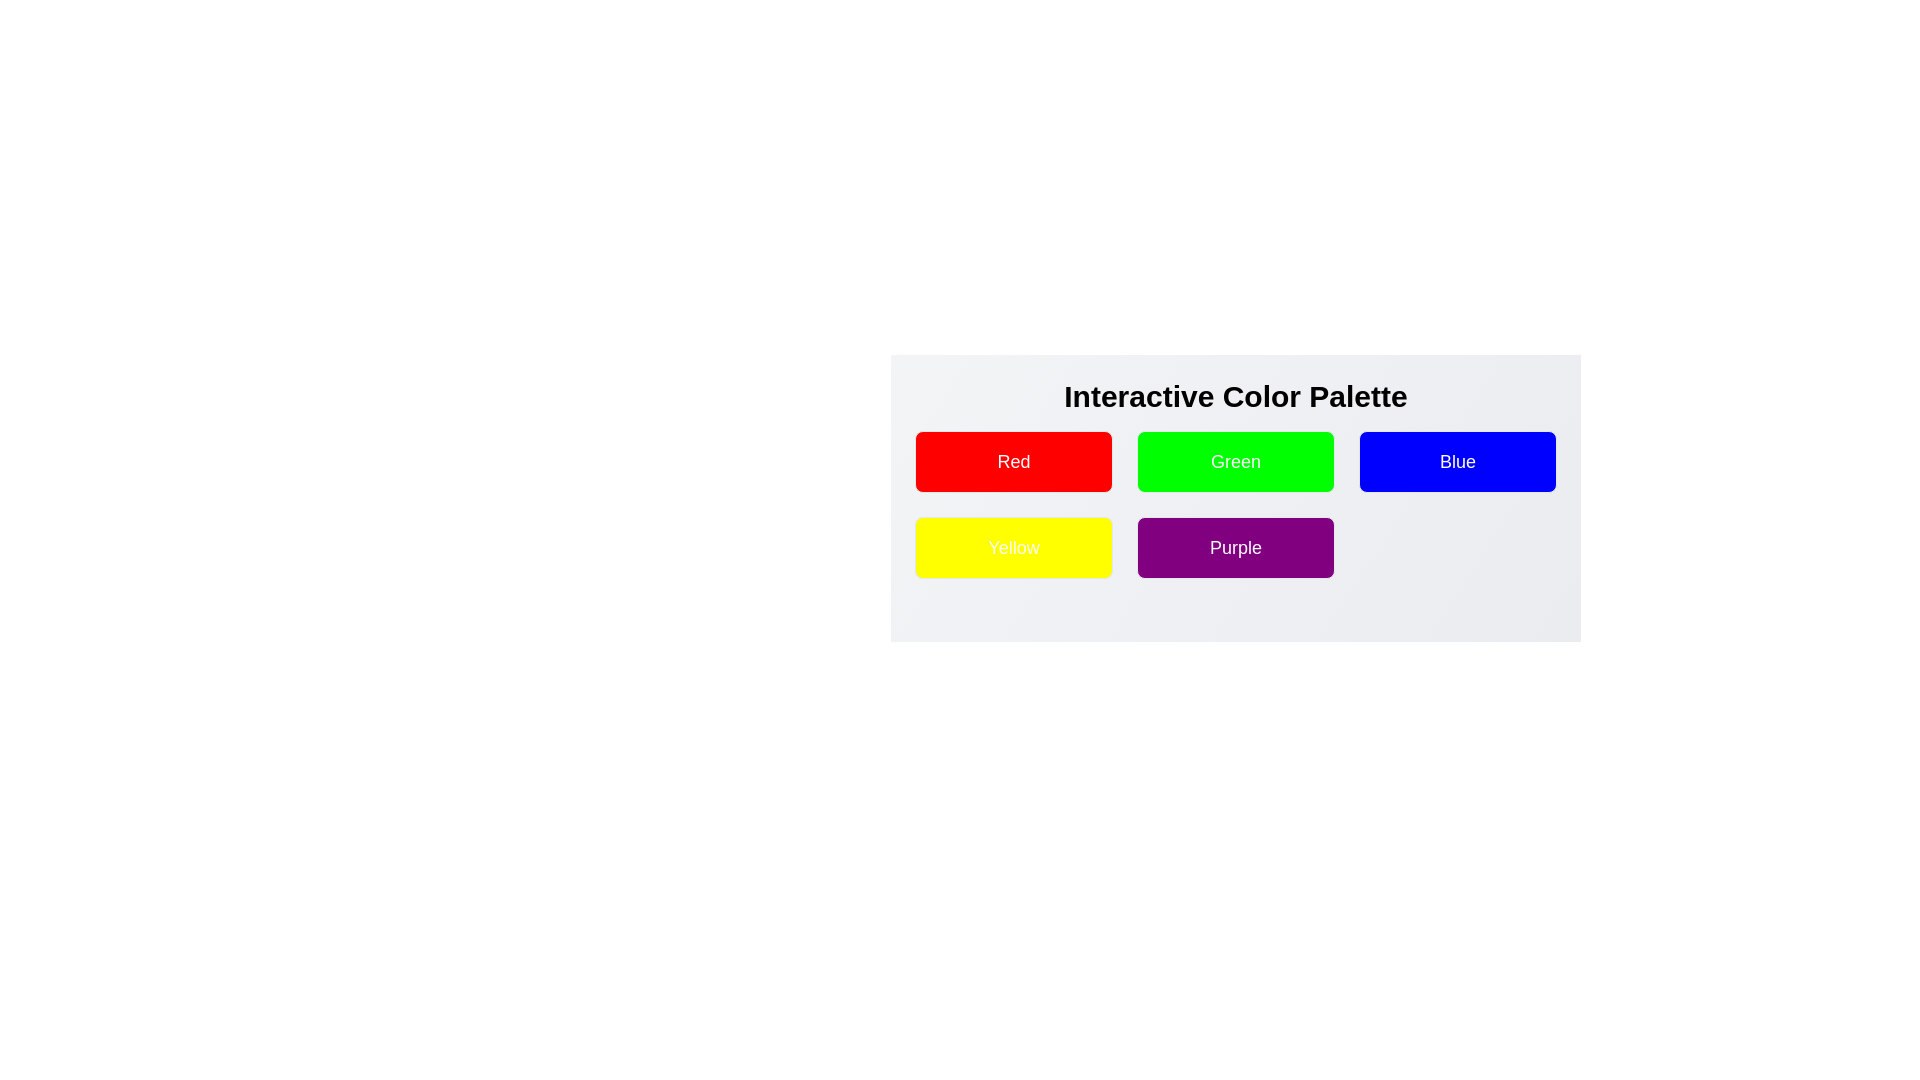 Image resolution: width=1920 pixels, height=1080 pixels. Describe the element at coordinates (1458, 462) in the screenshot. I see `the text label displaying the word 'Blue', which is center-aligned within a blue button located in the top-right of a grid layout` at that location.